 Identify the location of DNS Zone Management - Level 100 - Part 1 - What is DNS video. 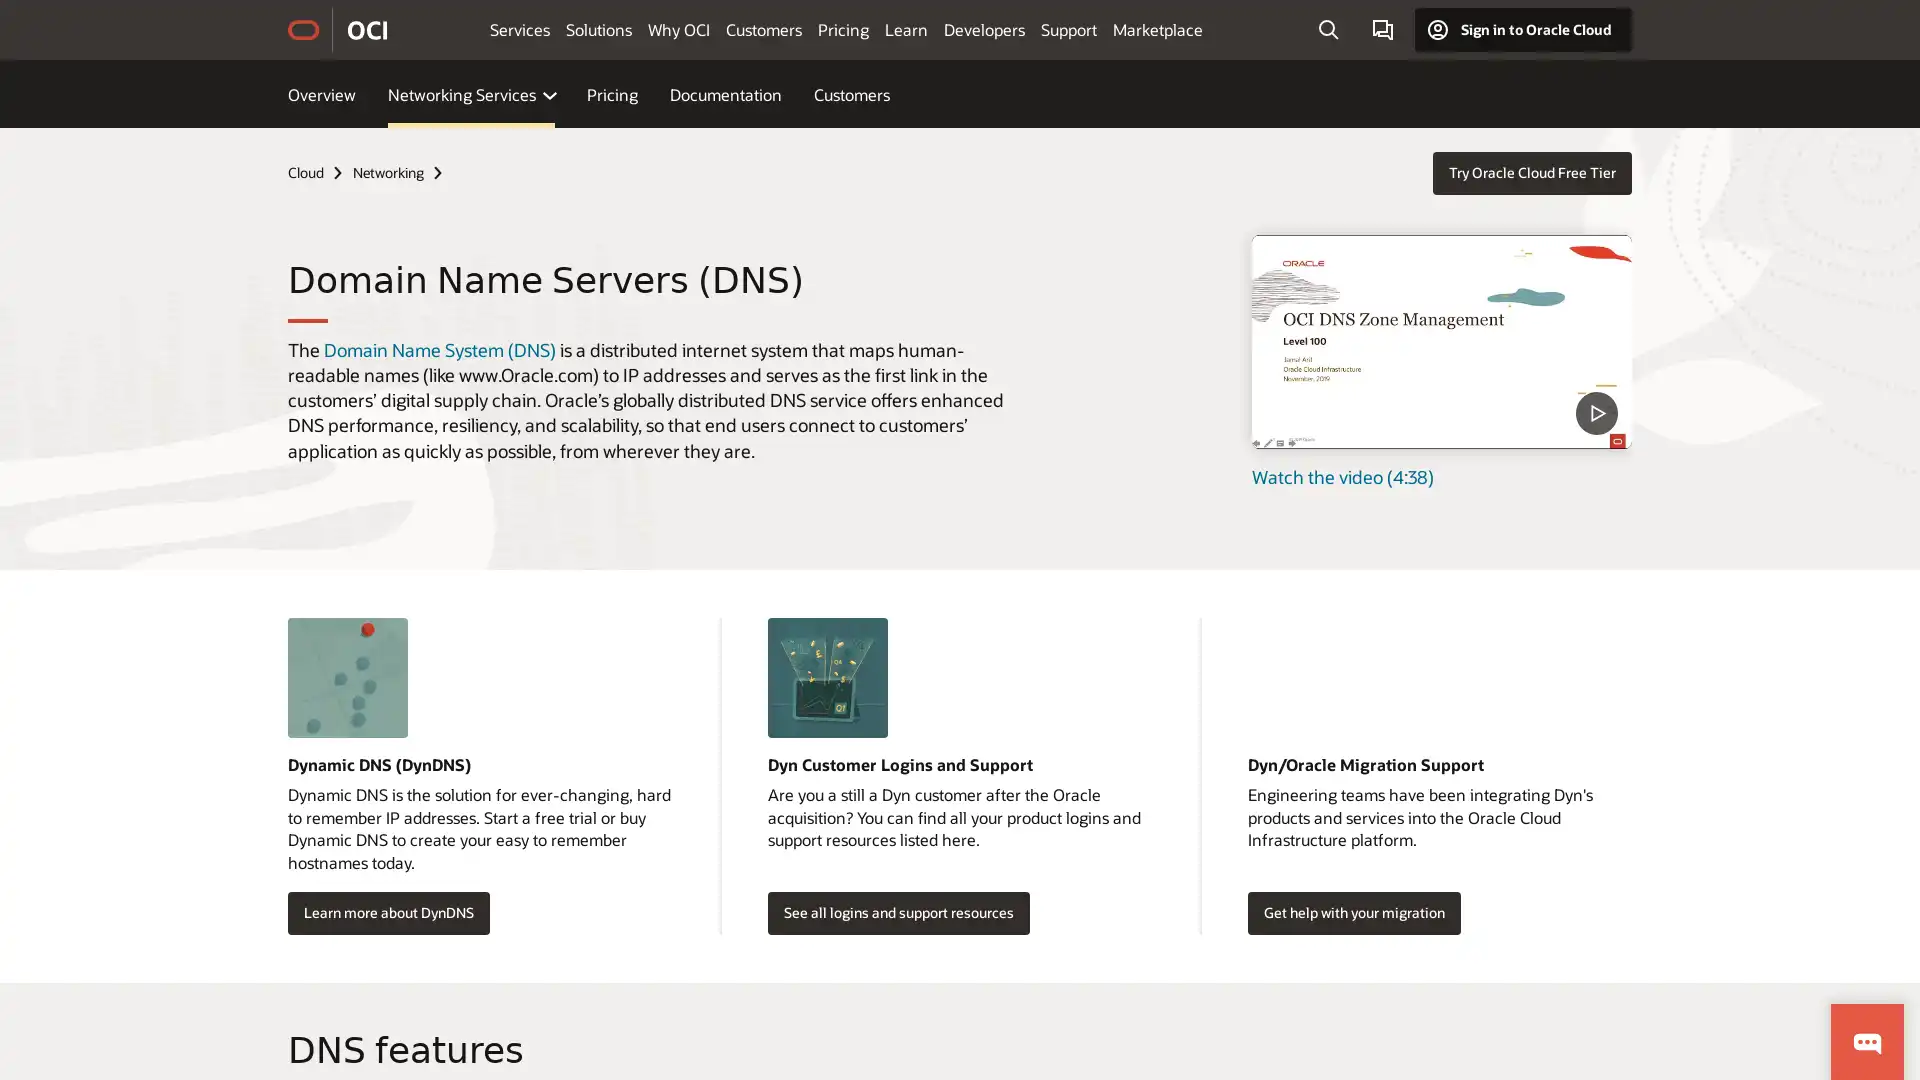
(1441, 340).